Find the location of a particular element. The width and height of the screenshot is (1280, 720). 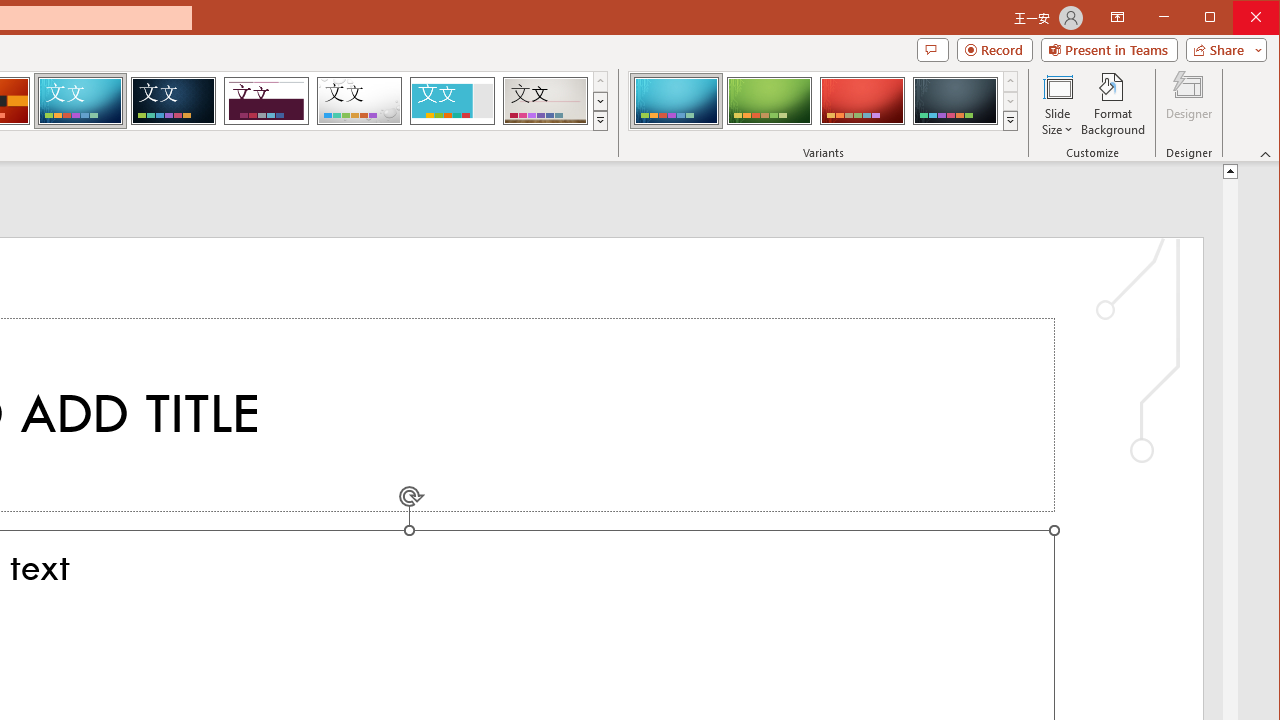

'Collapse the Ribbon' is located at coordinates (1265, 153).